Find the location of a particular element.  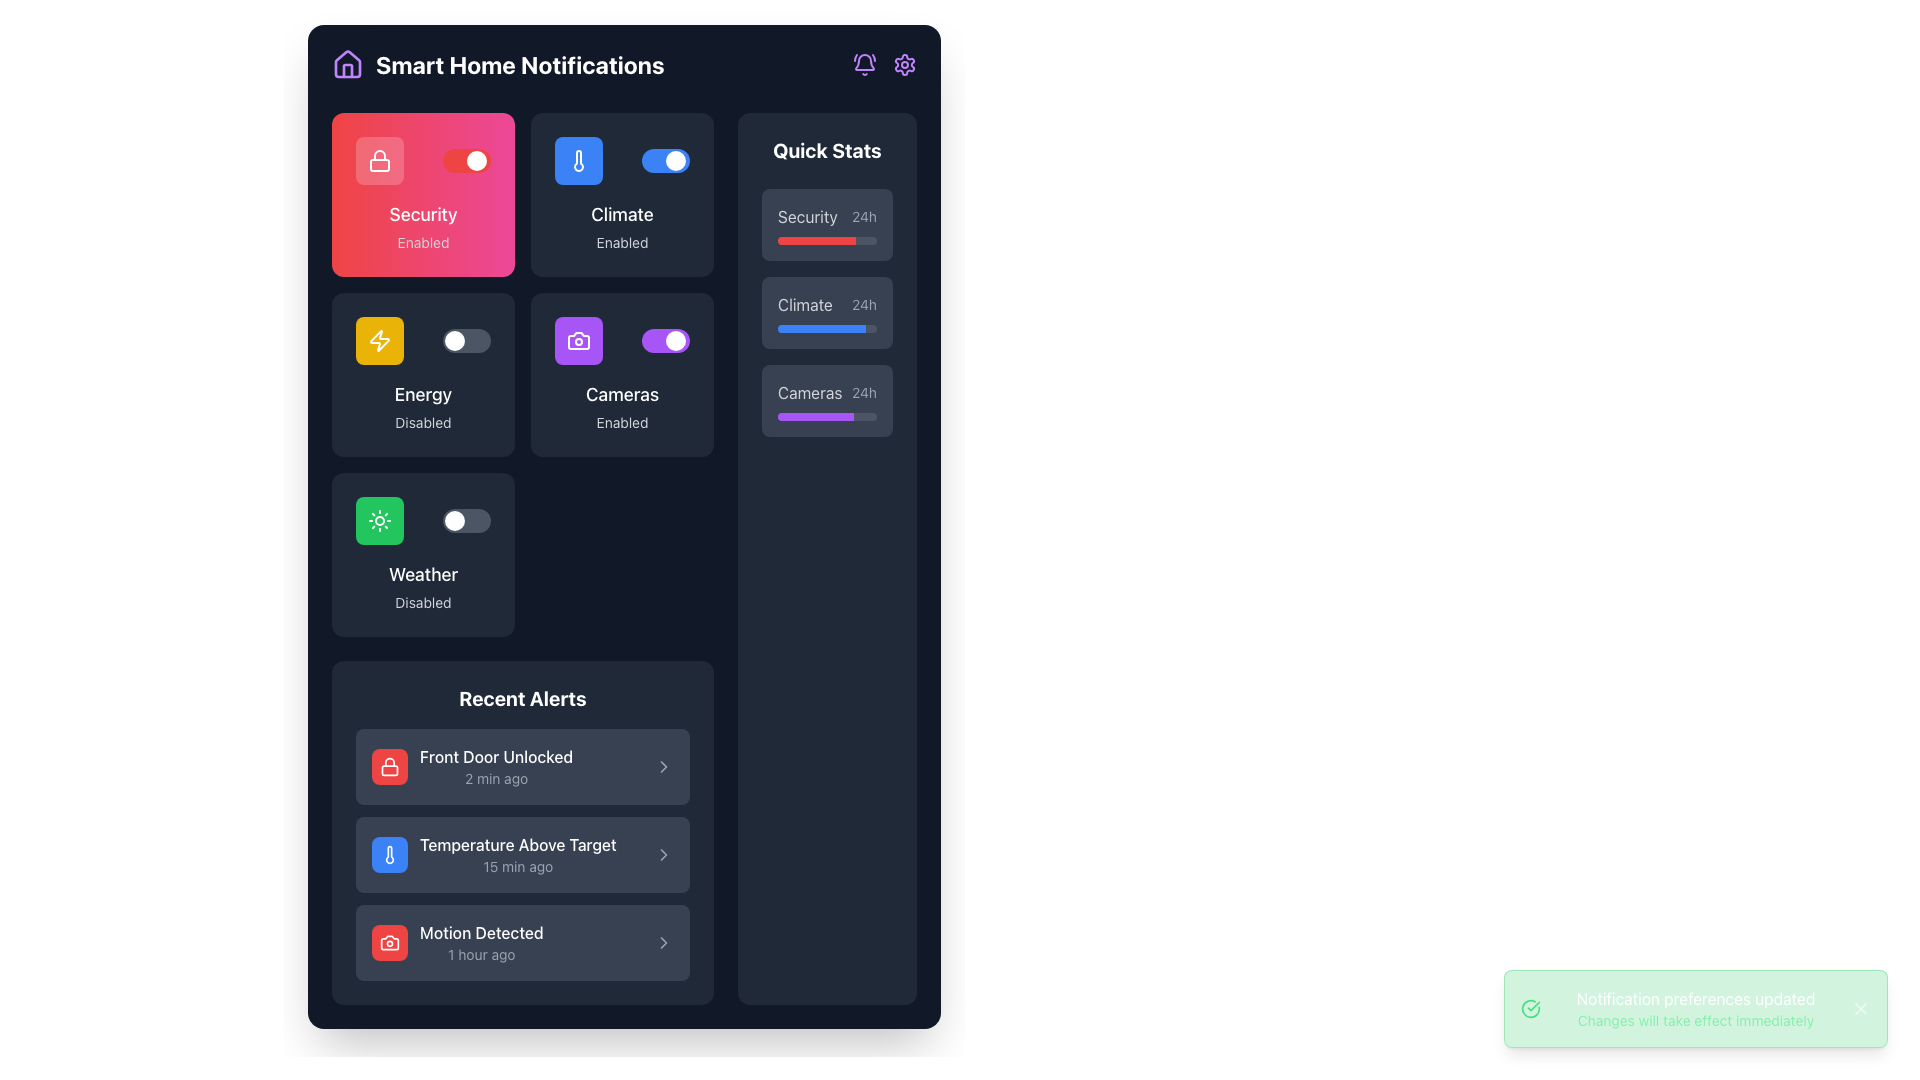

the Text Label that indicates the front door's current status being unlocked, which is located in the 'Recent Alerts' section at the bottom of the layout is located at coordinates (496, 756).